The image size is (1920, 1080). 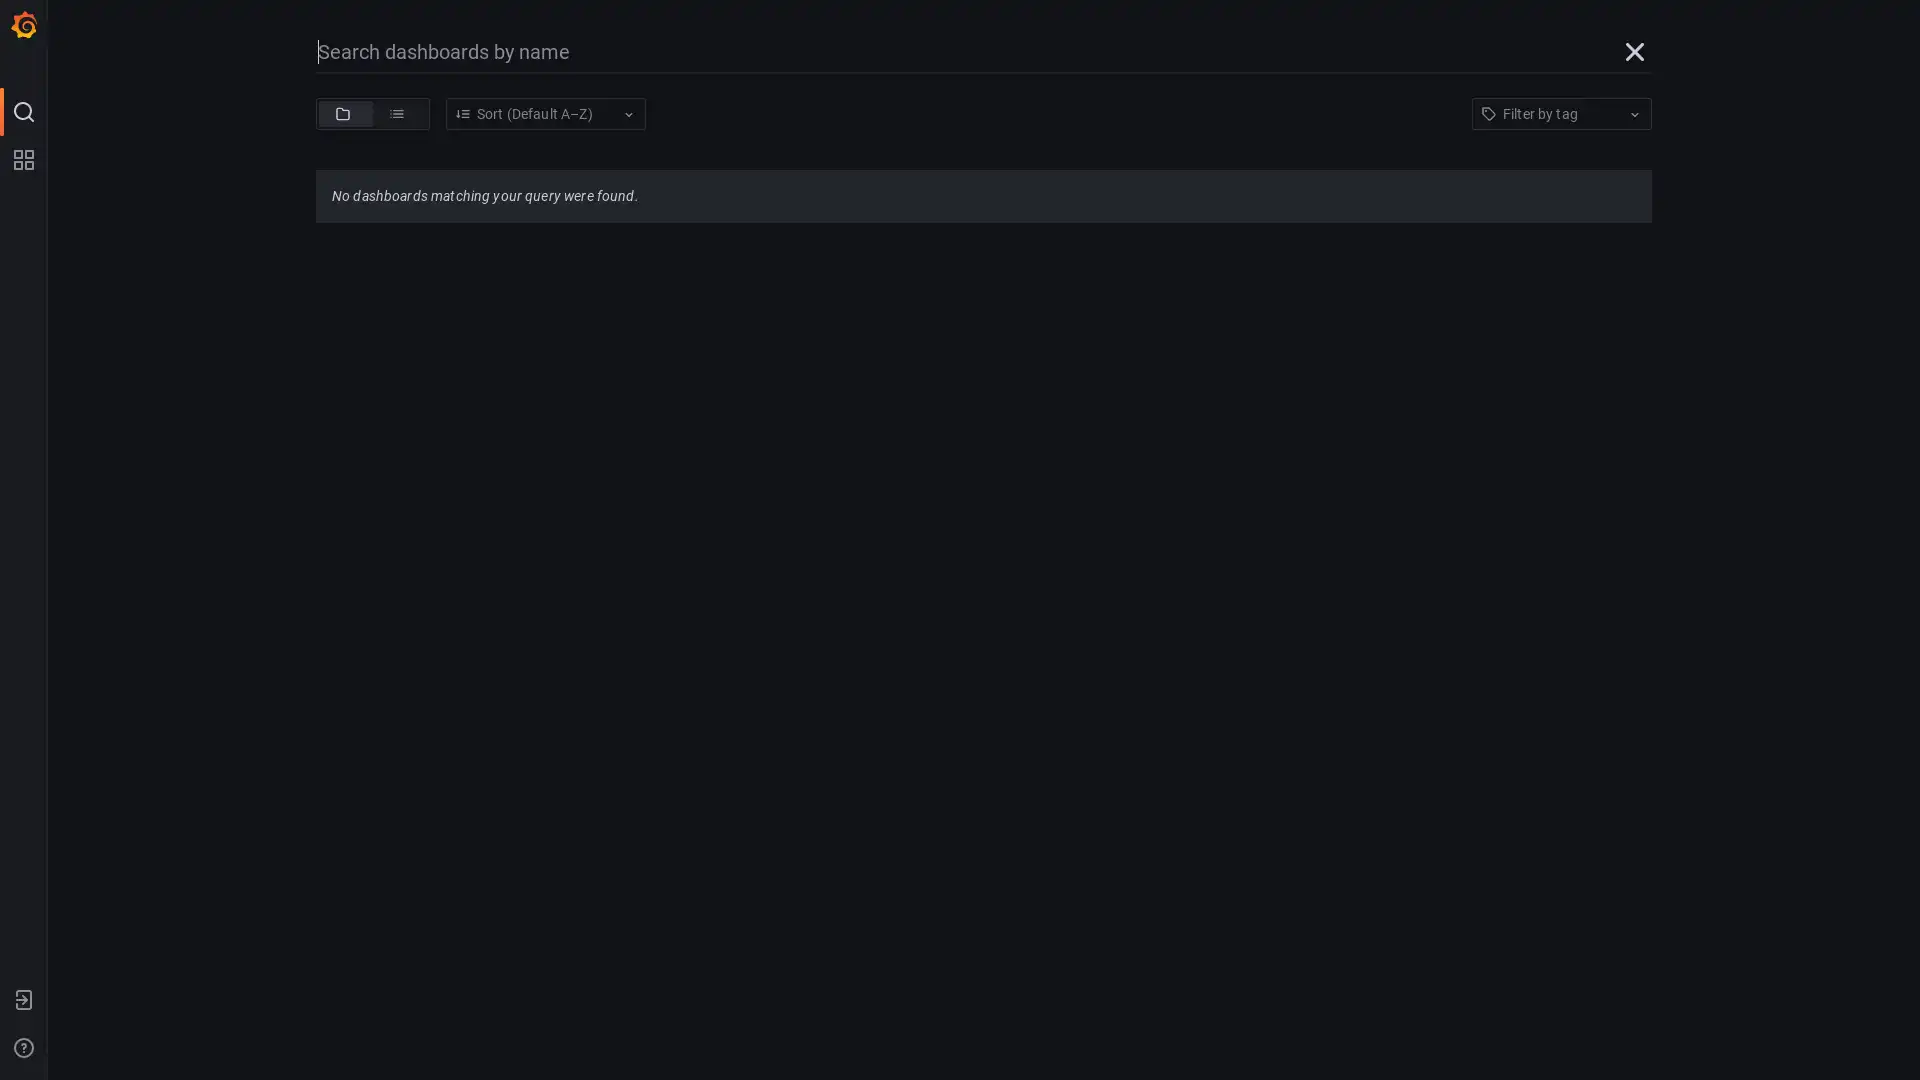 What do you see at coordinates (1885, 31) in the screenshot?
I see `Cycle view mode` at bounding box center [1885, 31].